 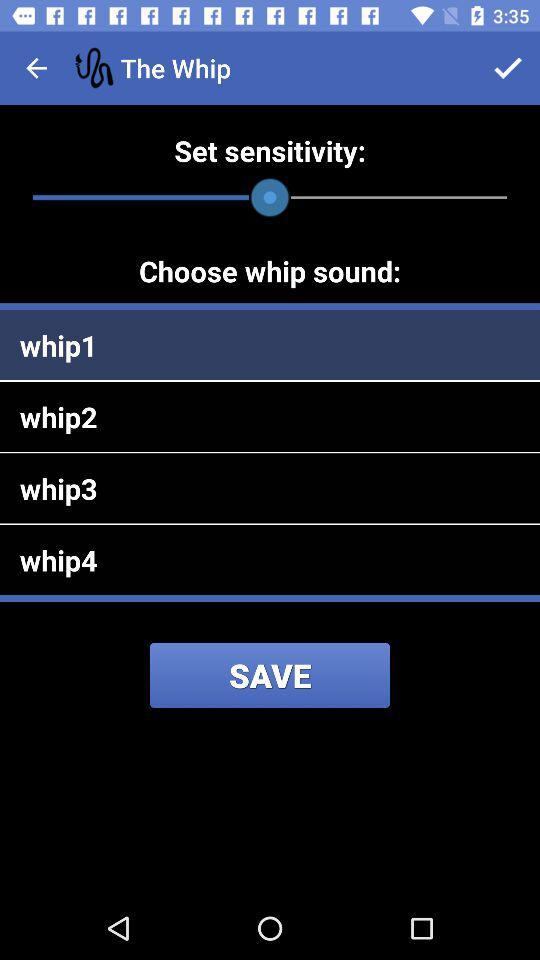 What do you see at coordinates (270, 675) in the screenshot?
I see `save icon` at bounding box center [270, 675].